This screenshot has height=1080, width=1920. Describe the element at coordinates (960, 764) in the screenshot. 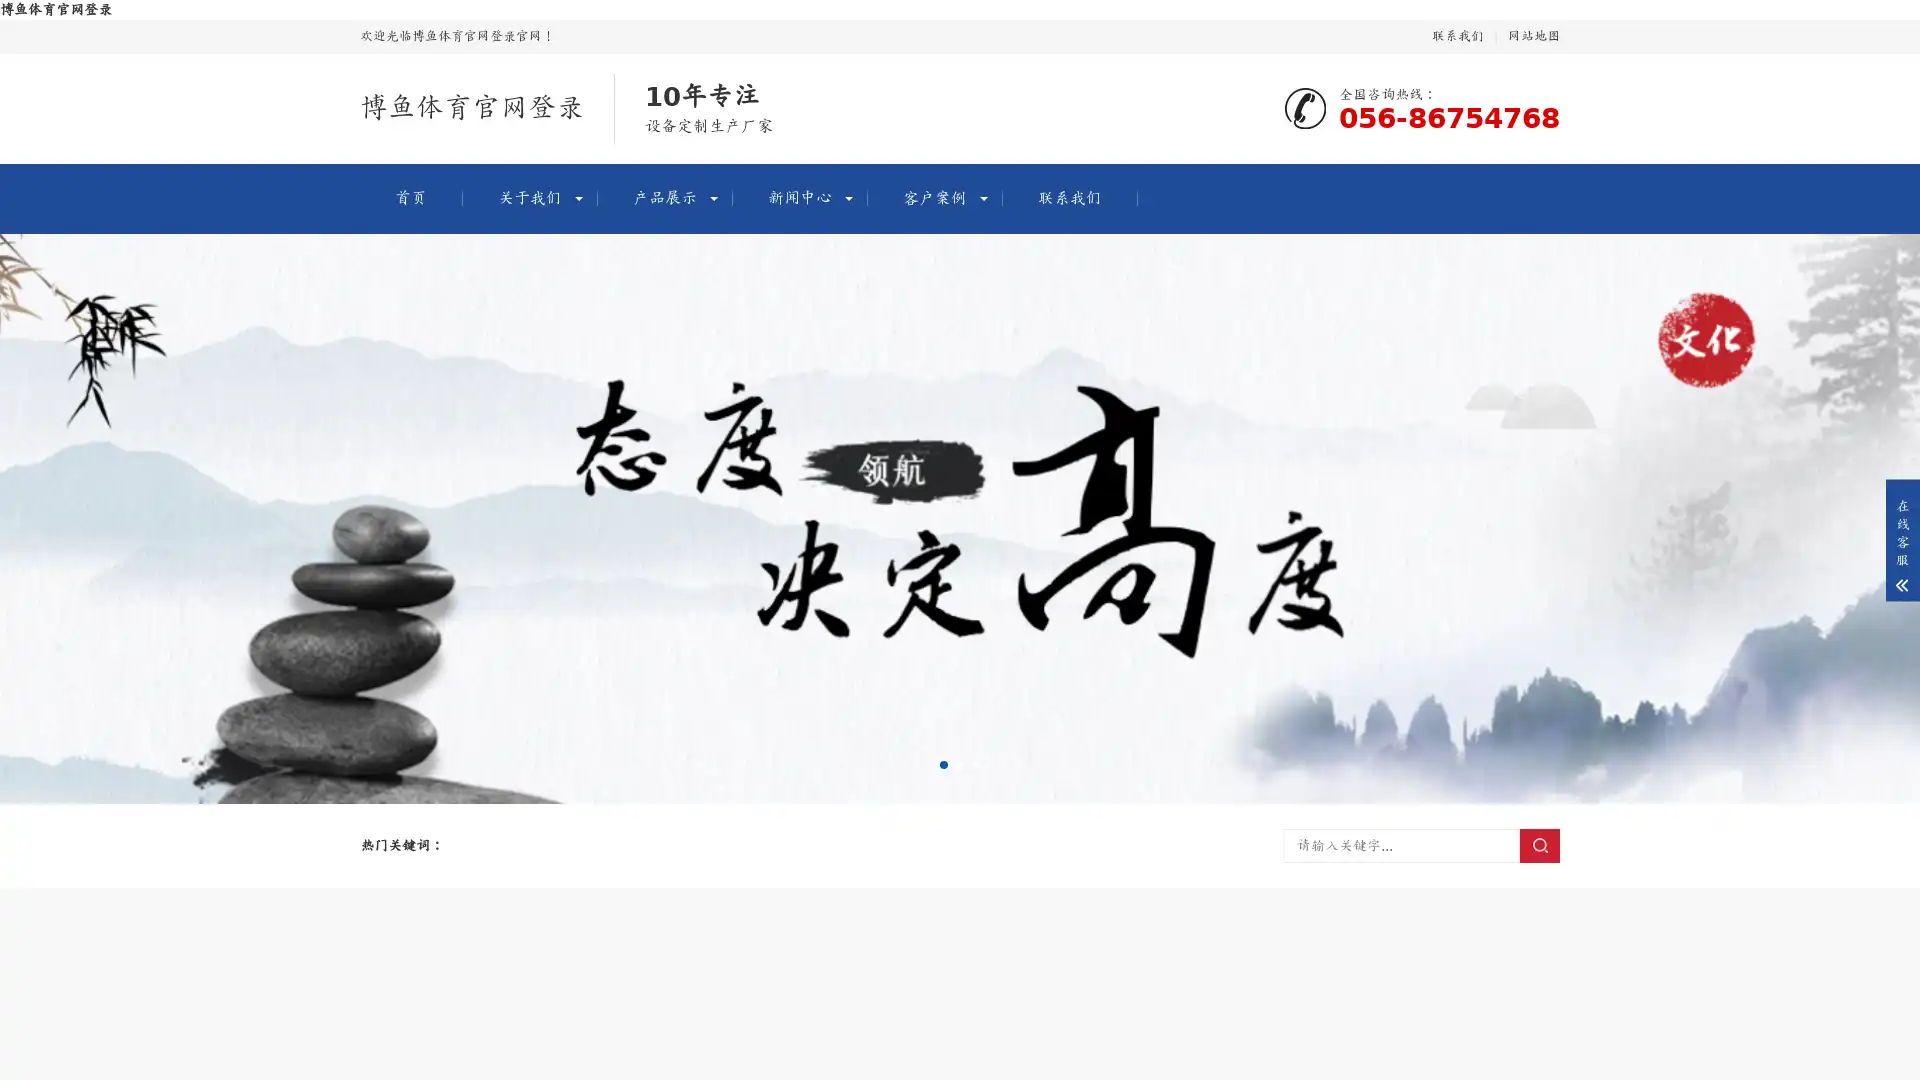

I see `Go to slide 2` at that location.